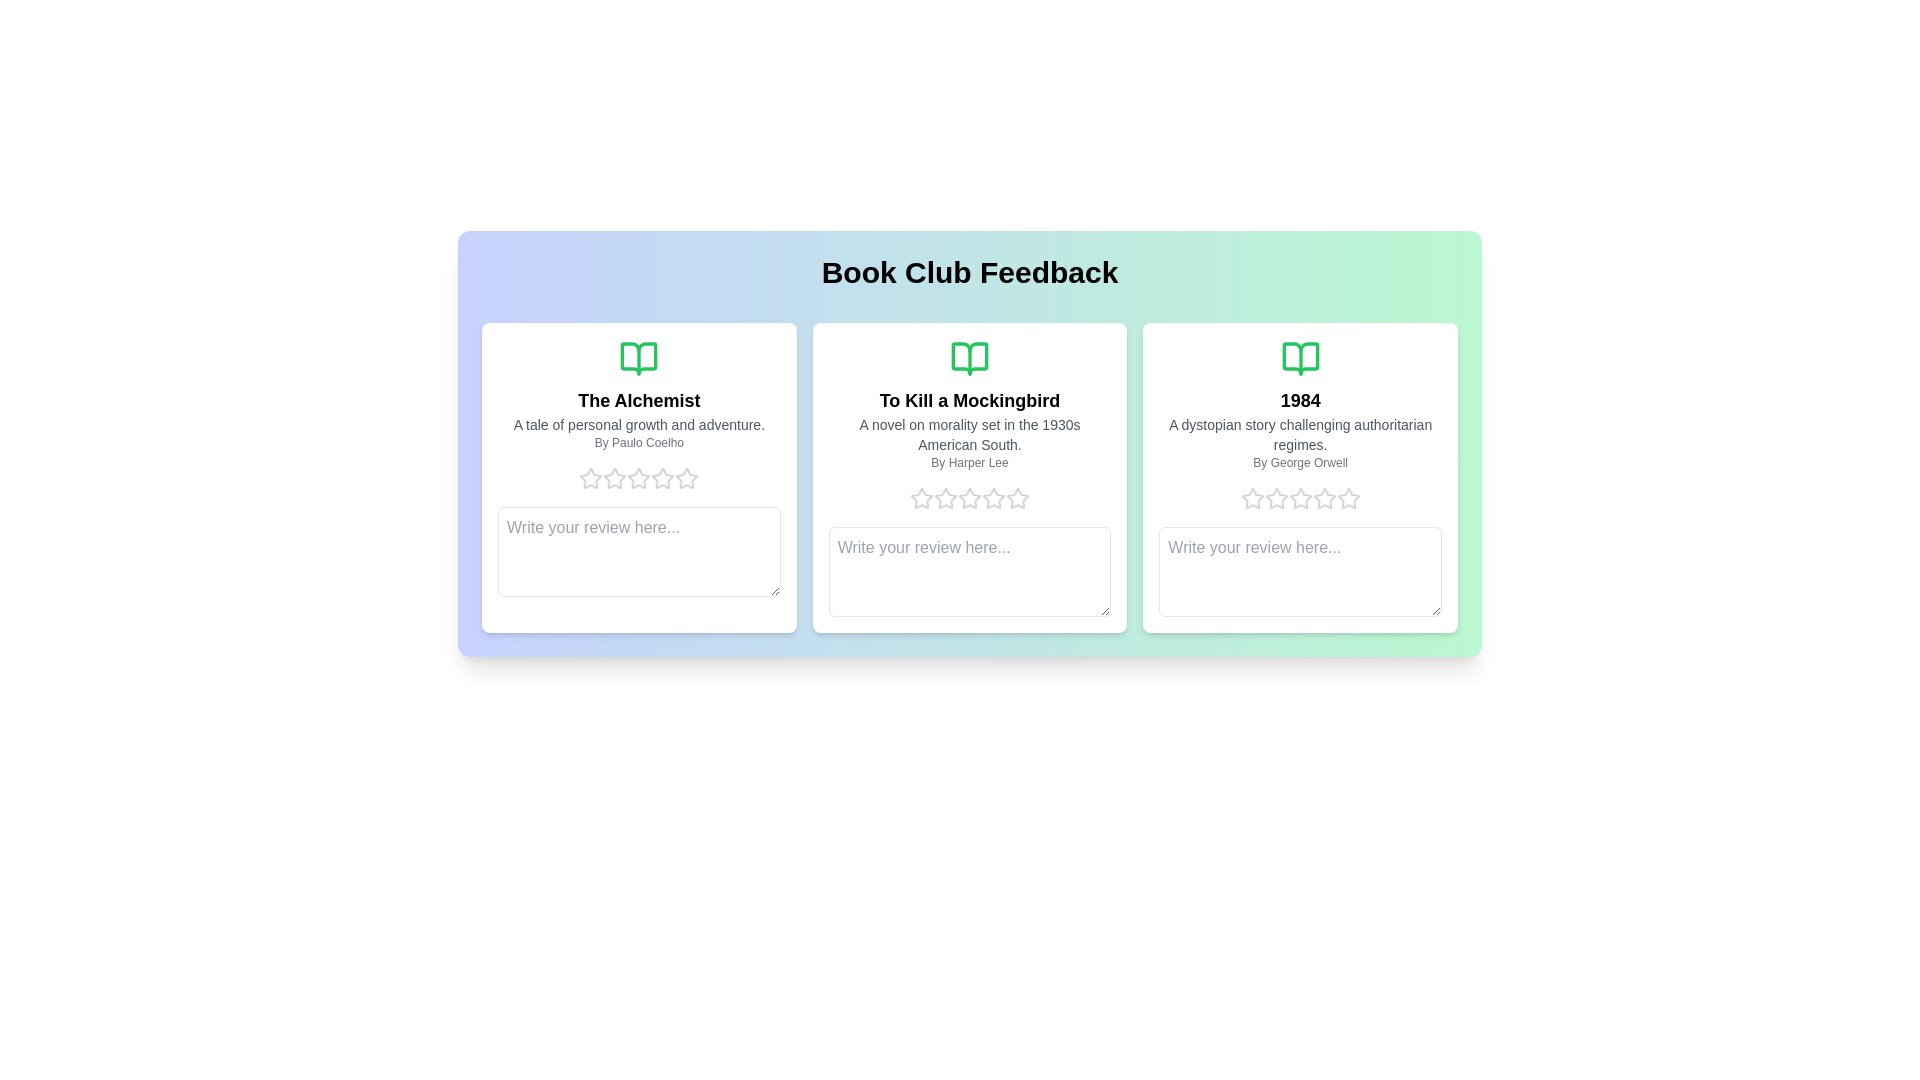 The height and width of the screenshot is (1080, 1920). What do you see at coordinates (638, 478) in the screenshot?
I see `the third star in the star-based Rating widget located under 'By Paulo Coelho' and above 'Write your review here...'` at bounding box center [638, 478].